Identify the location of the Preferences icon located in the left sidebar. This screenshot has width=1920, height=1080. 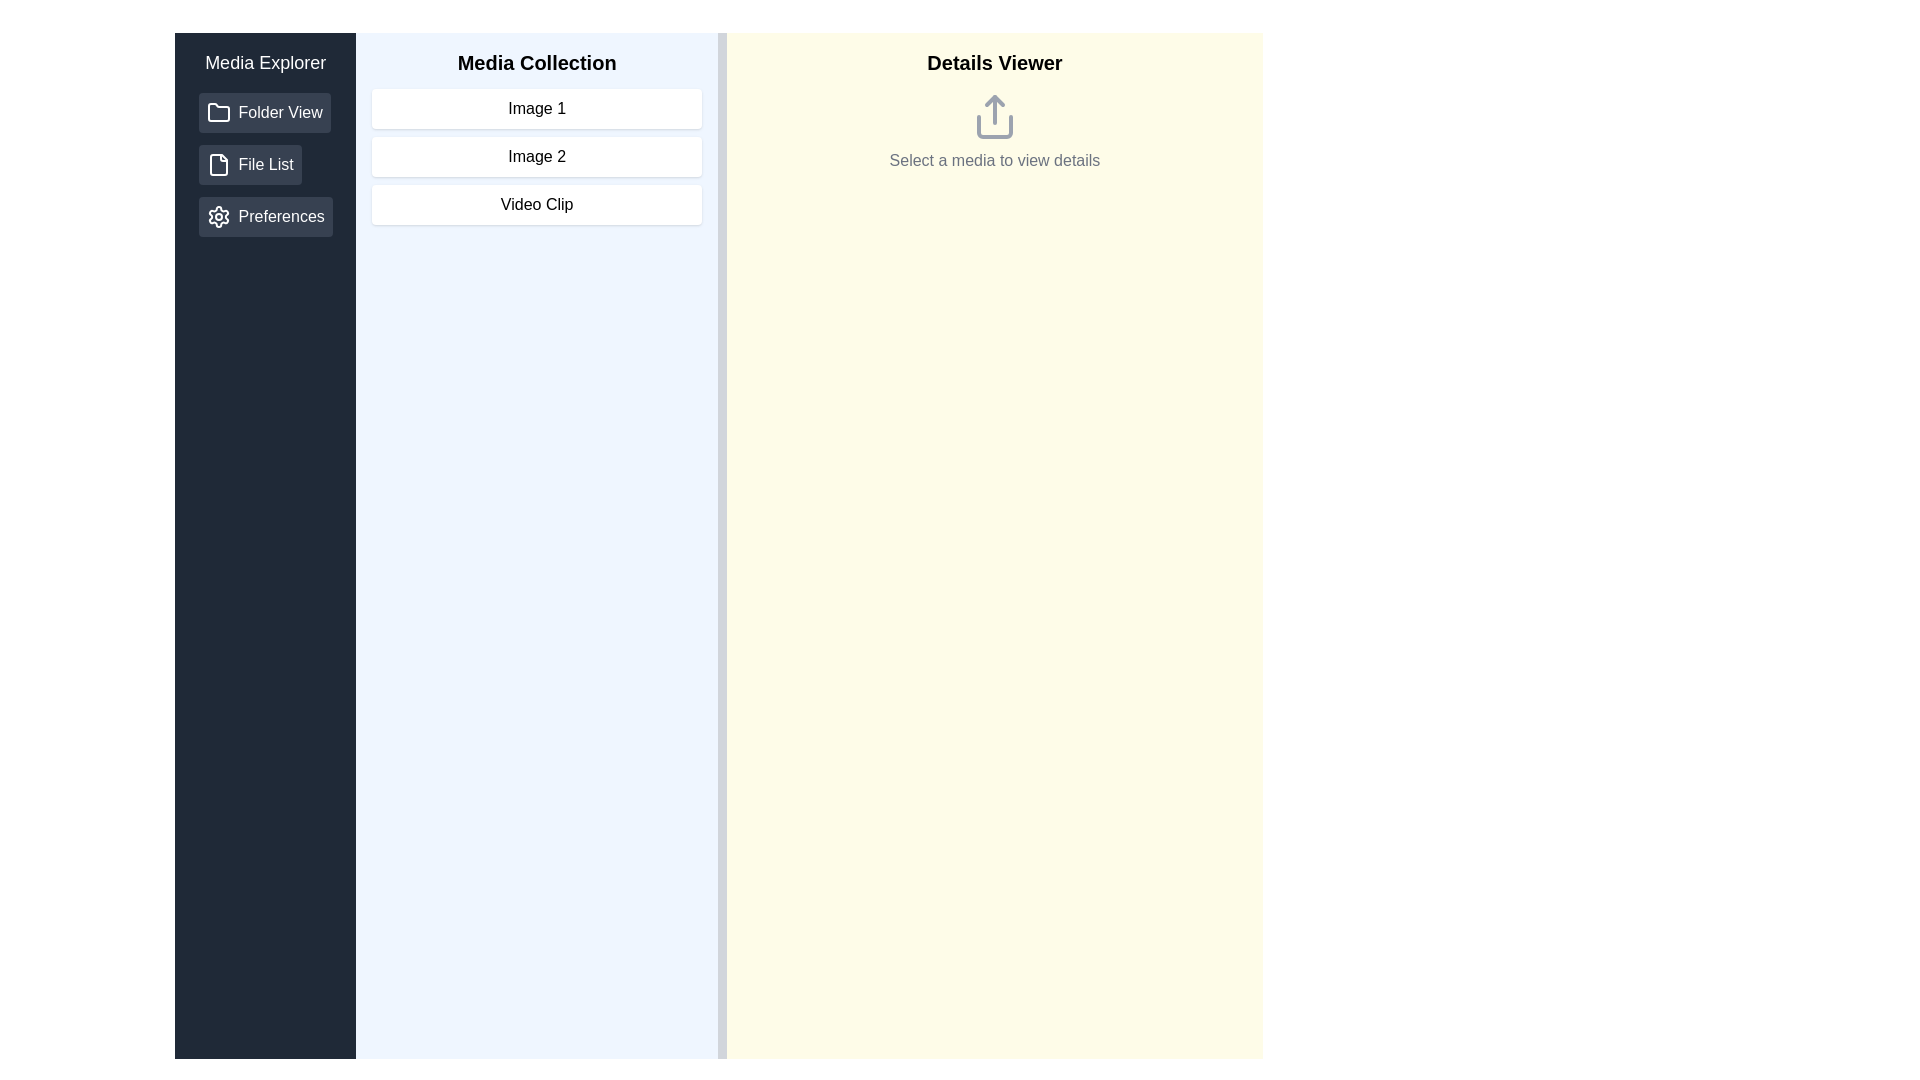
(218, 216).